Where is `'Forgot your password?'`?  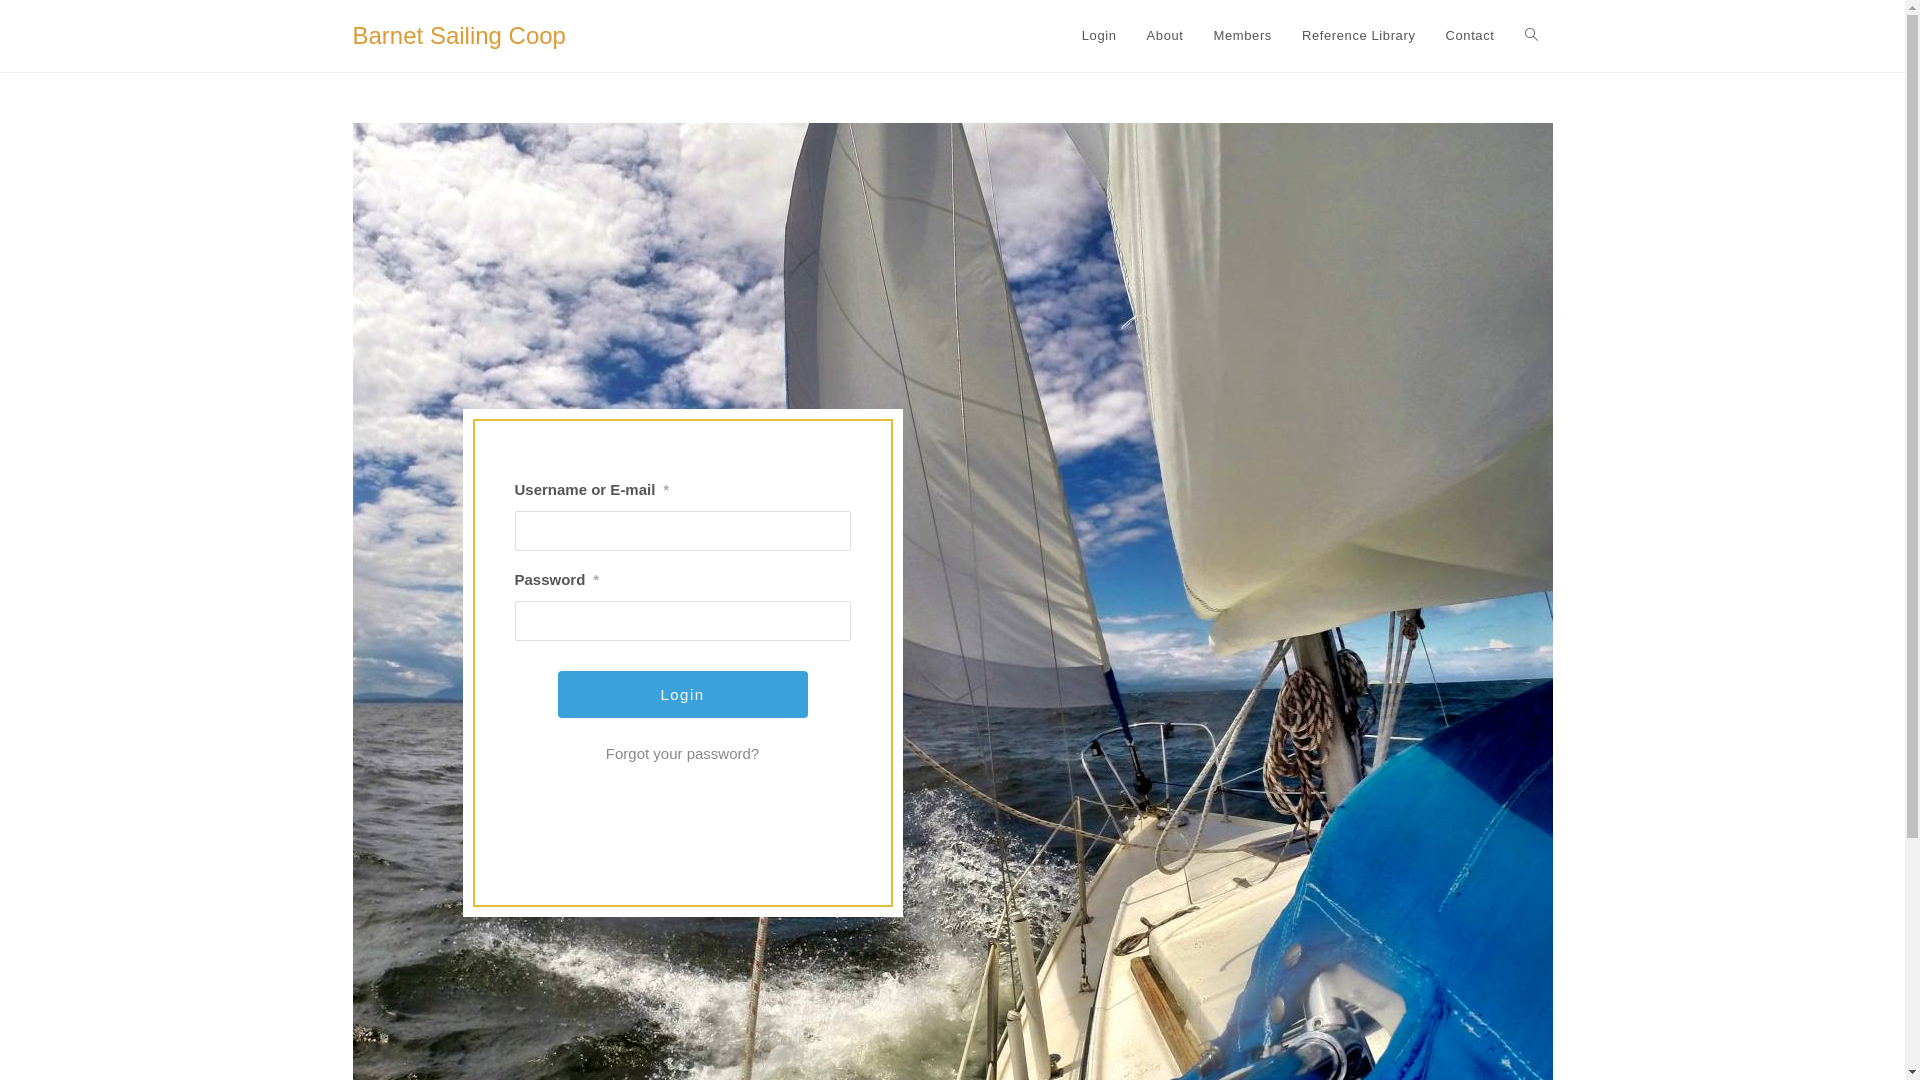
'Forgot your password?' is located at coordinates (681, 753).